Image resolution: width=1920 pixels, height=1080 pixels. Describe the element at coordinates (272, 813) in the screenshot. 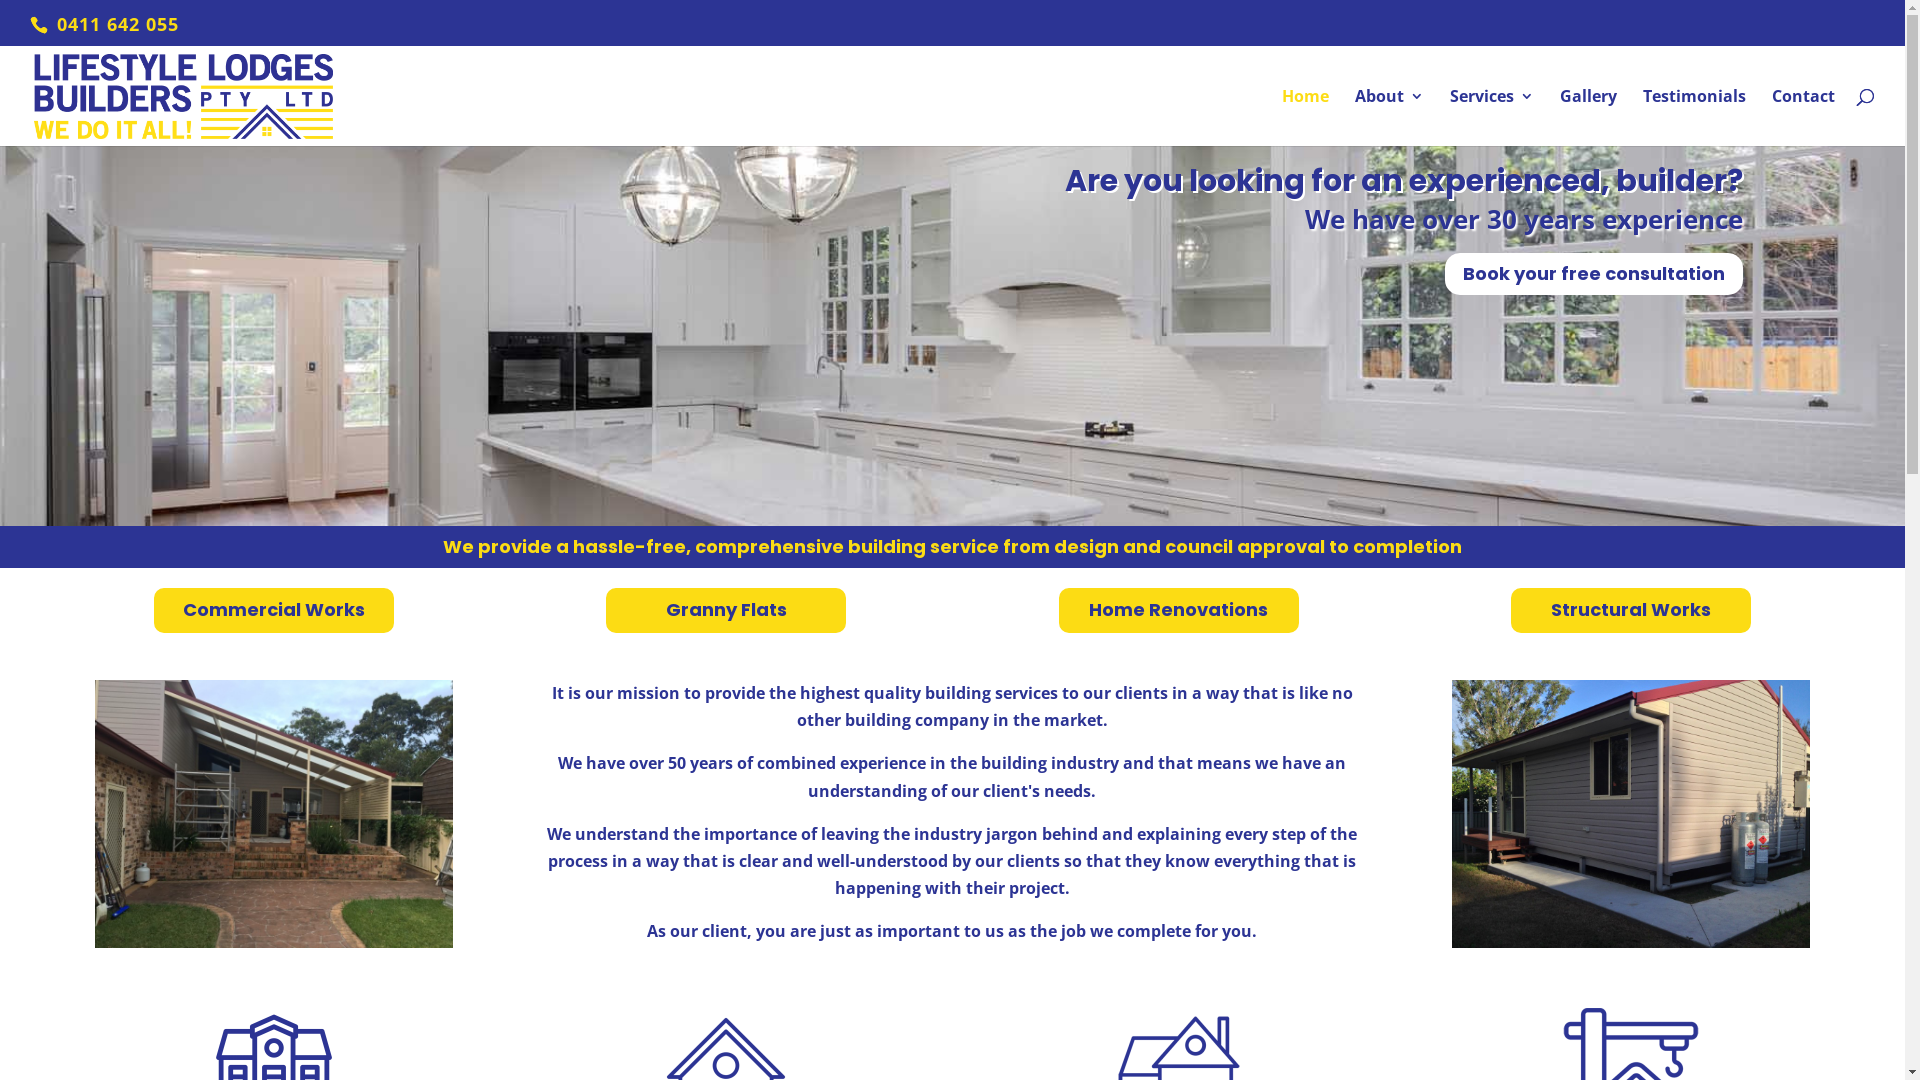

I see `'D3-768x576'` at that location.